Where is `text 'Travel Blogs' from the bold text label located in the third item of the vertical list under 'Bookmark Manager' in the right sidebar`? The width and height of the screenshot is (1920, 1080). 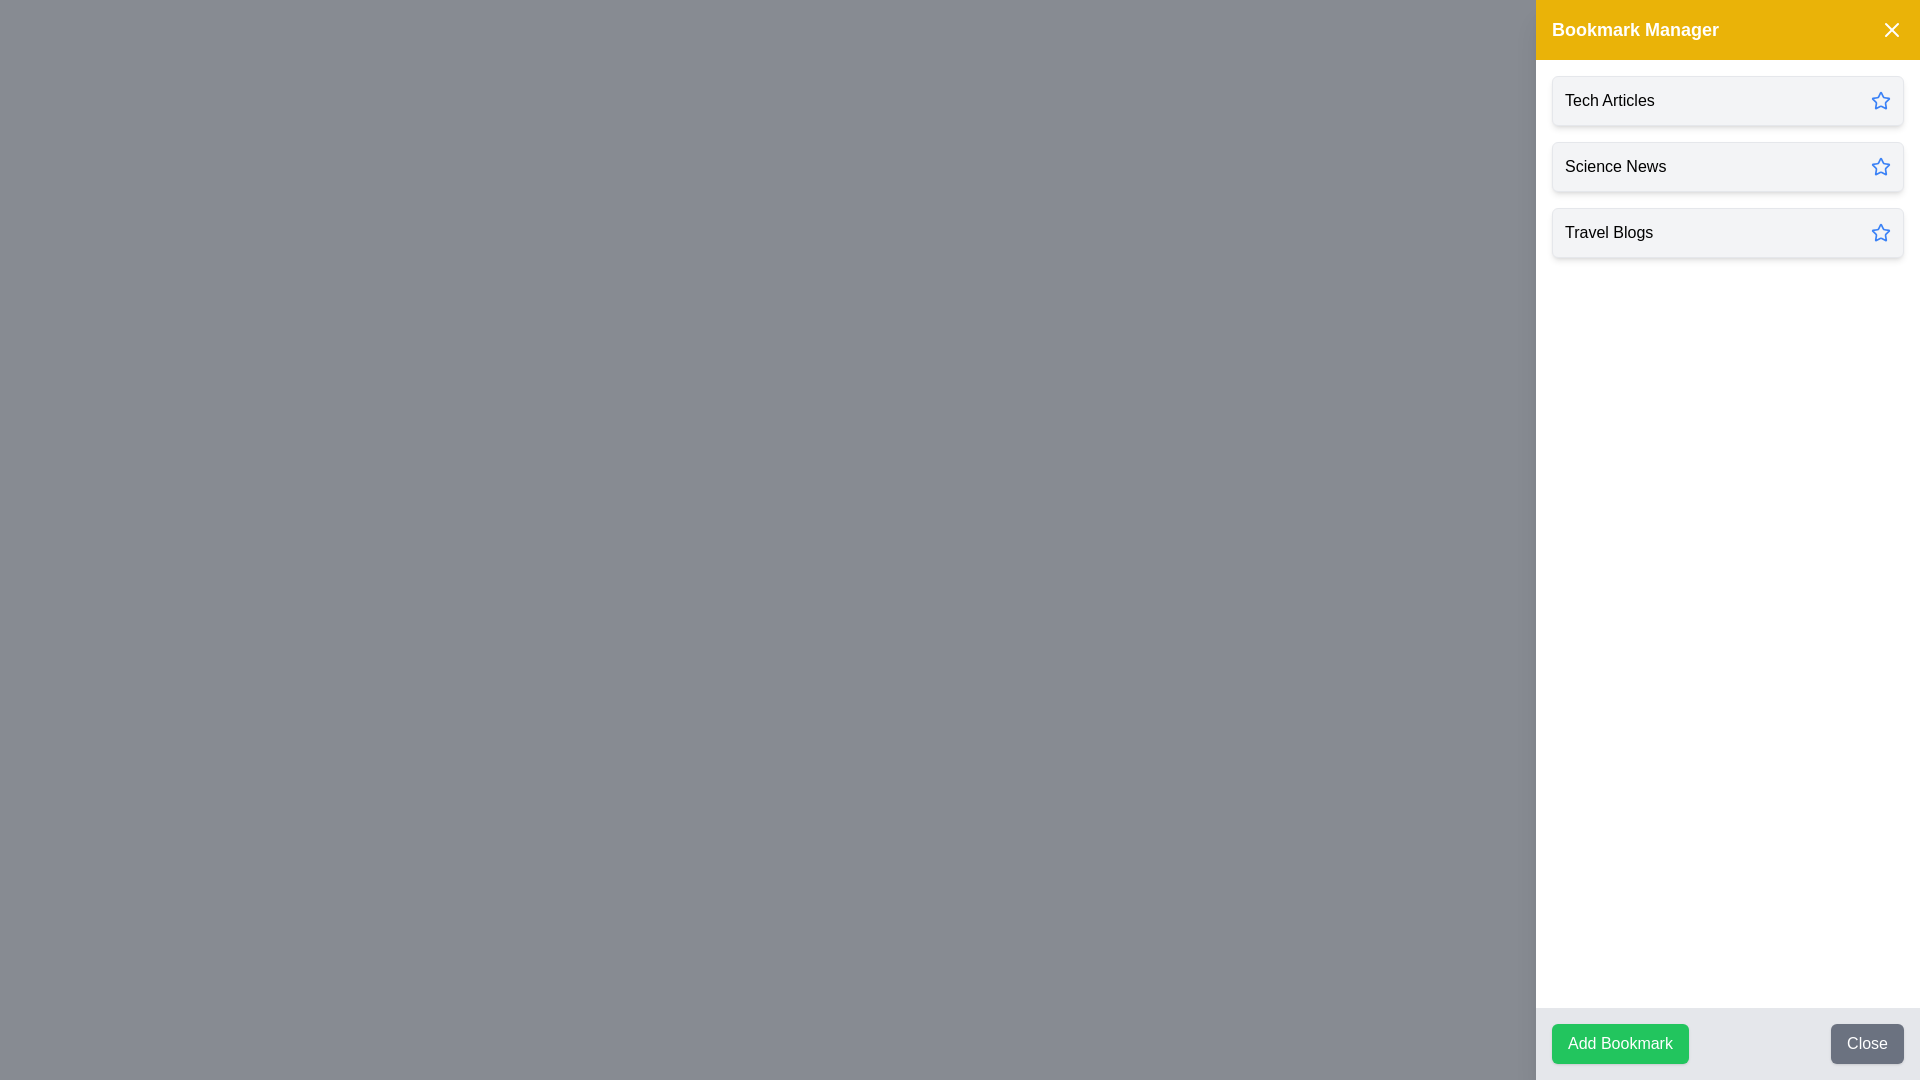 text 'Travel Blogs' from the bold text label located in the third item of the vertical list under 'Bookmark Manager' in the right sidebar is located at coordinates (1609, 231).